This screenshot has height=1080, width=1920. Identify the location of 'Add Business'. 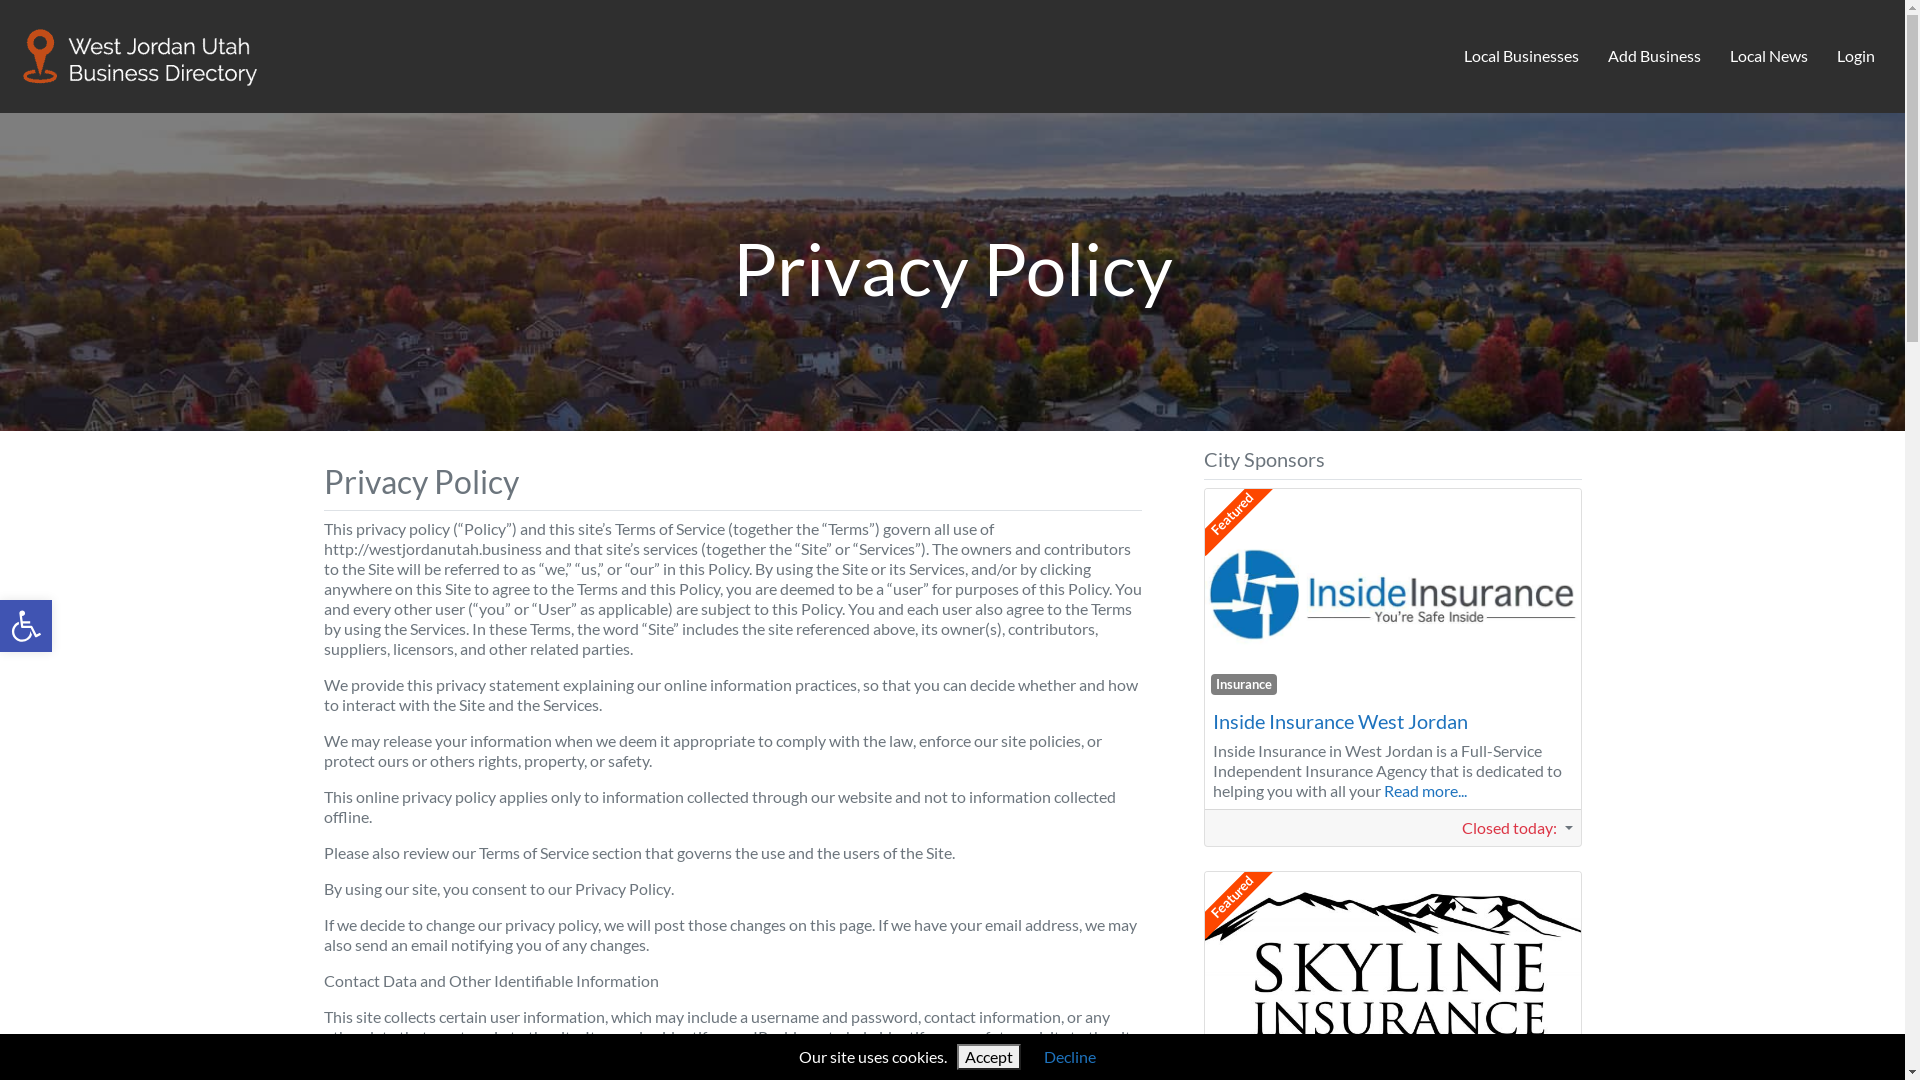
(1655, 56).